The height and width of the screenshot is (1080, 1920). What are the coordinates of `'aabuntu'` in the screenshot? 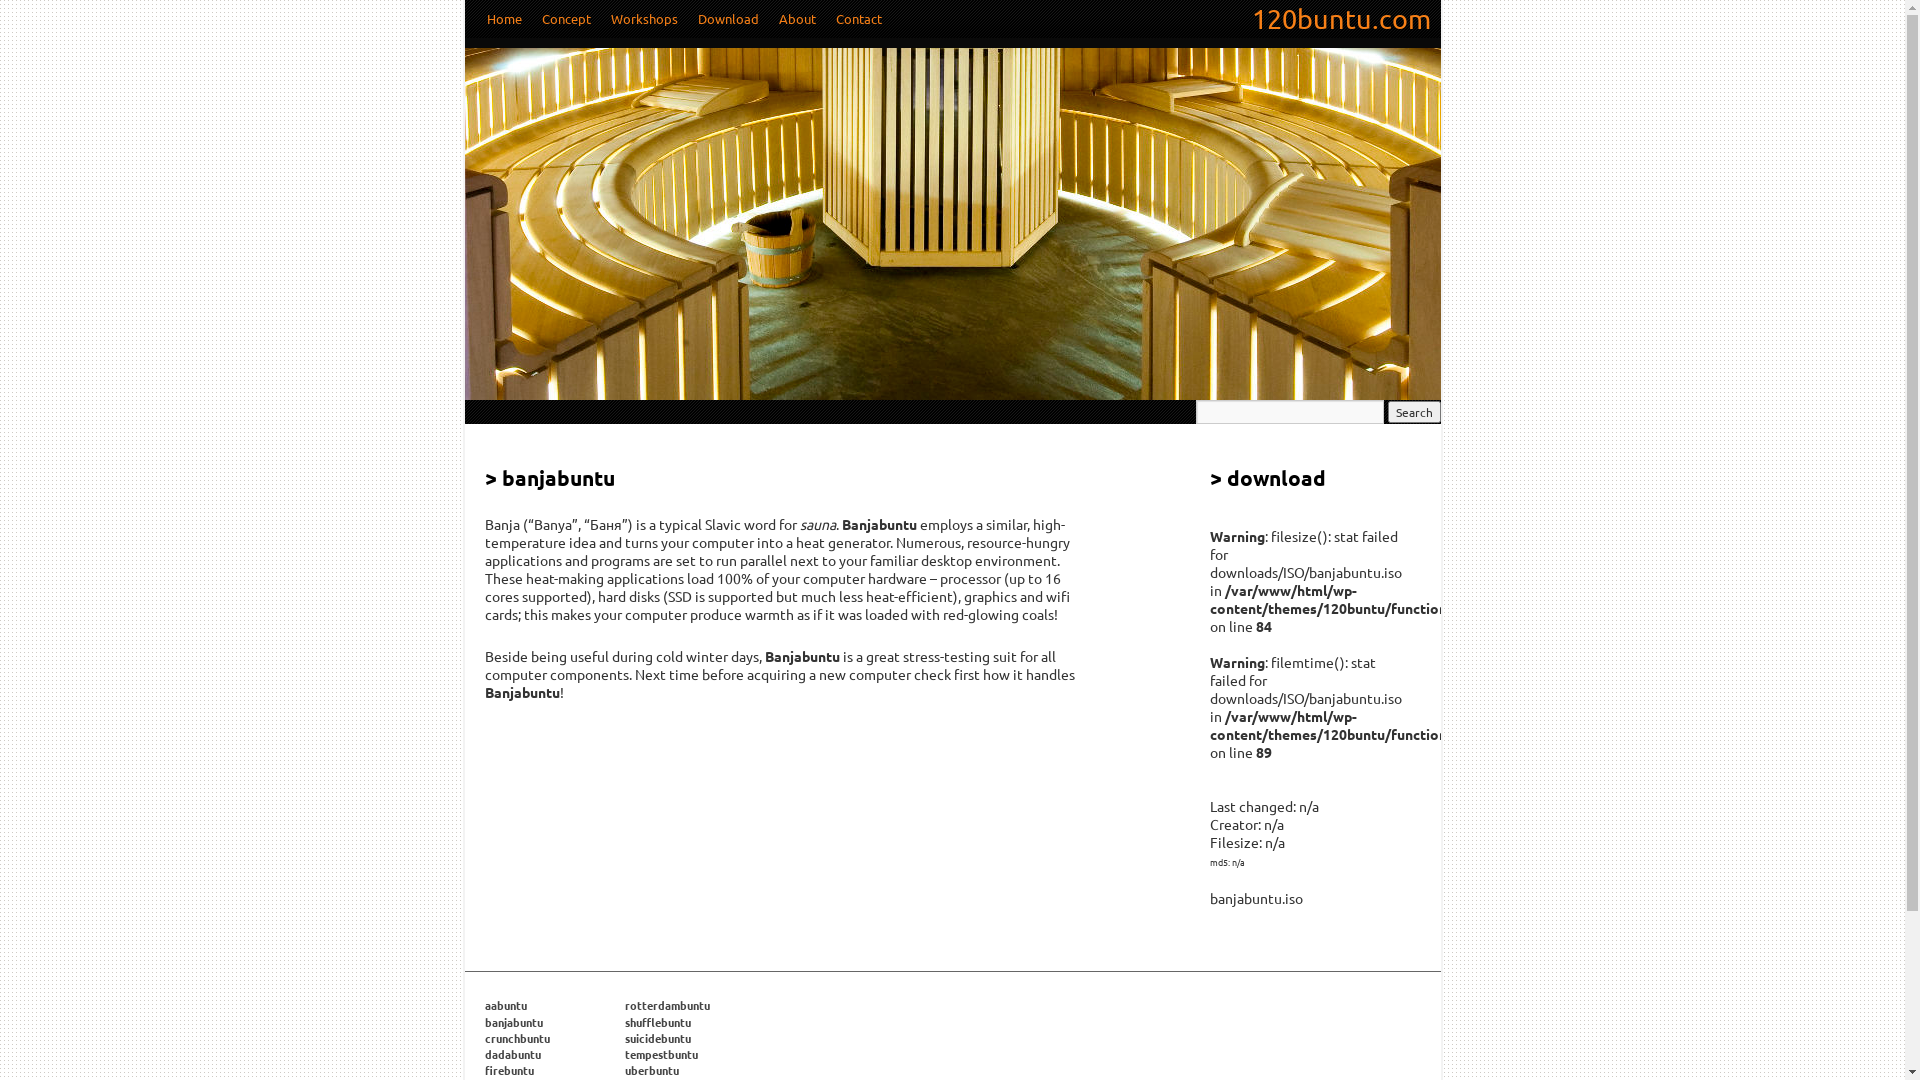 It's located at (504, 1005).